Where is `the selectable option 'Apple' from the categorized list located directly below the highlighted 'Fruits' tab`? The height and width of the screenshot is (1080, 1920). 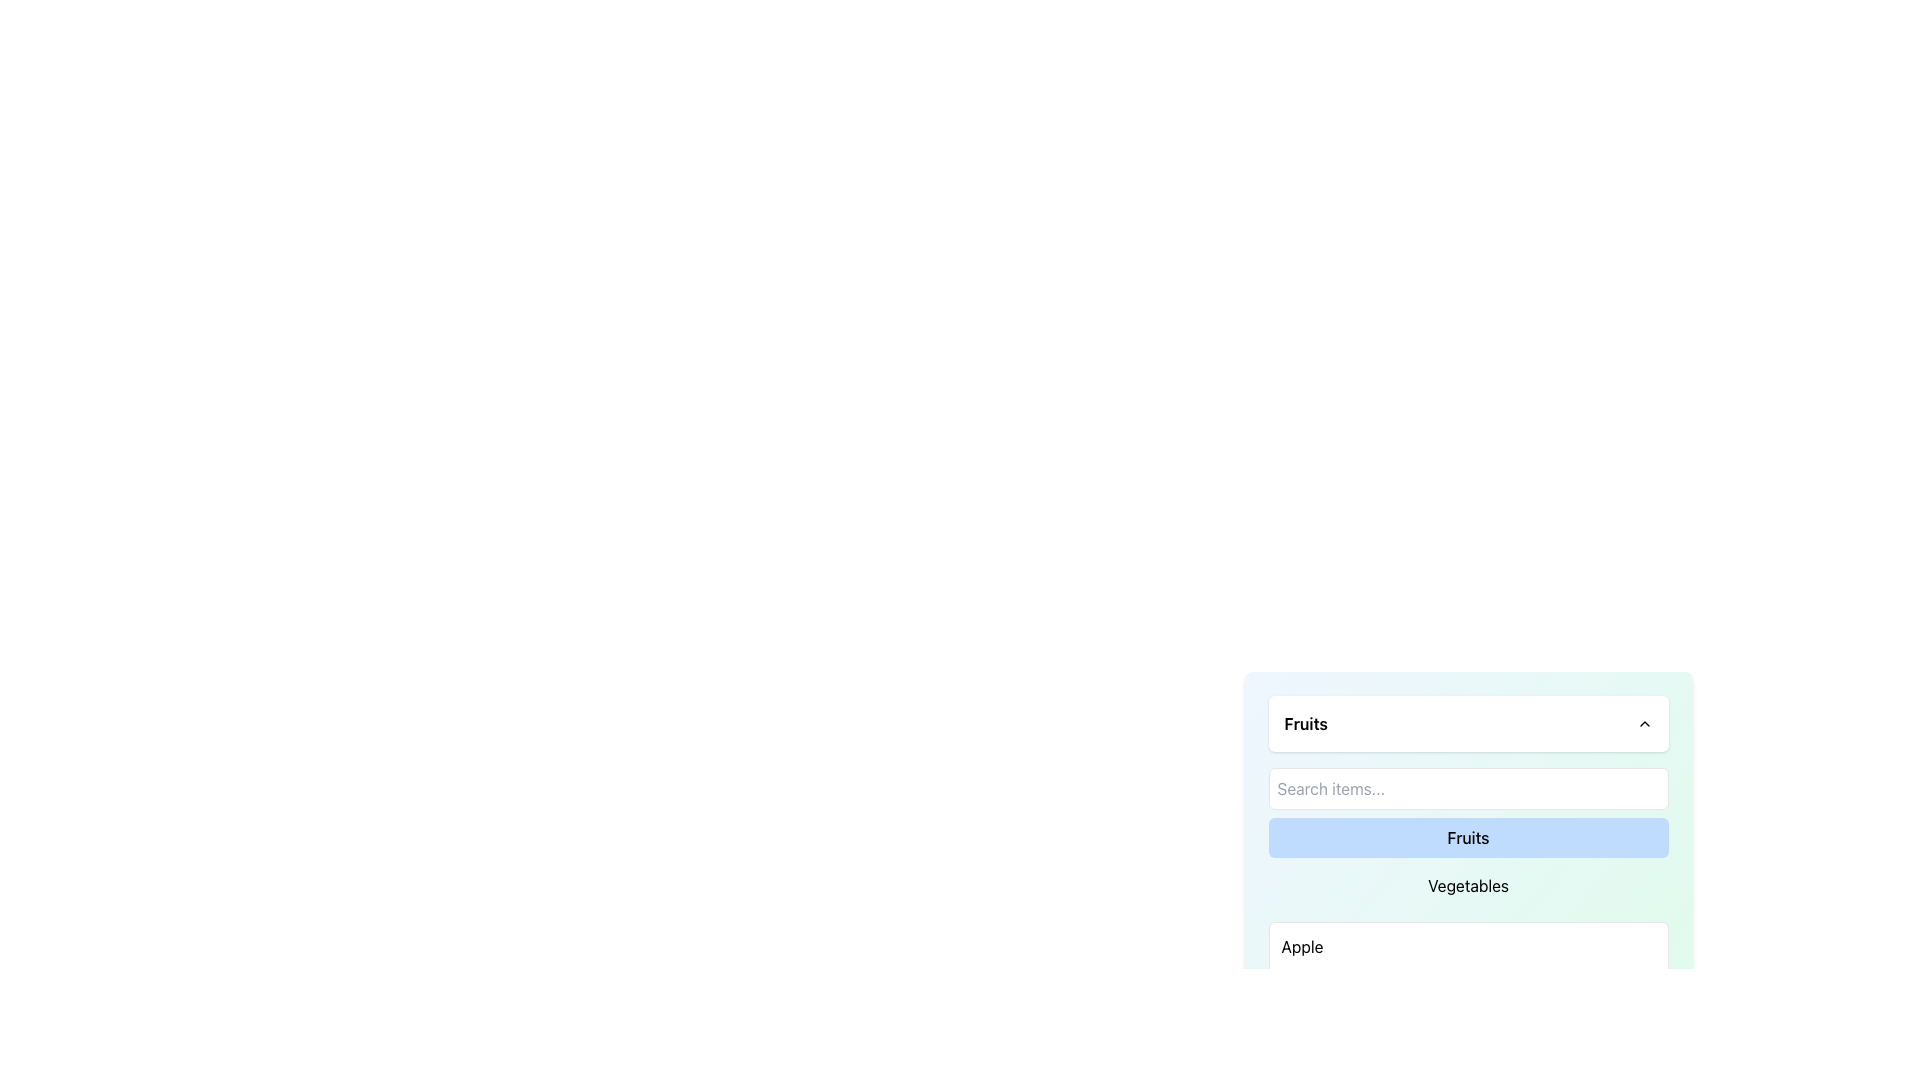
the selectable option 'Apple' from the categorized list located directly below the highlighted 'Fruits' tab is located at coordinates (1468, 946).